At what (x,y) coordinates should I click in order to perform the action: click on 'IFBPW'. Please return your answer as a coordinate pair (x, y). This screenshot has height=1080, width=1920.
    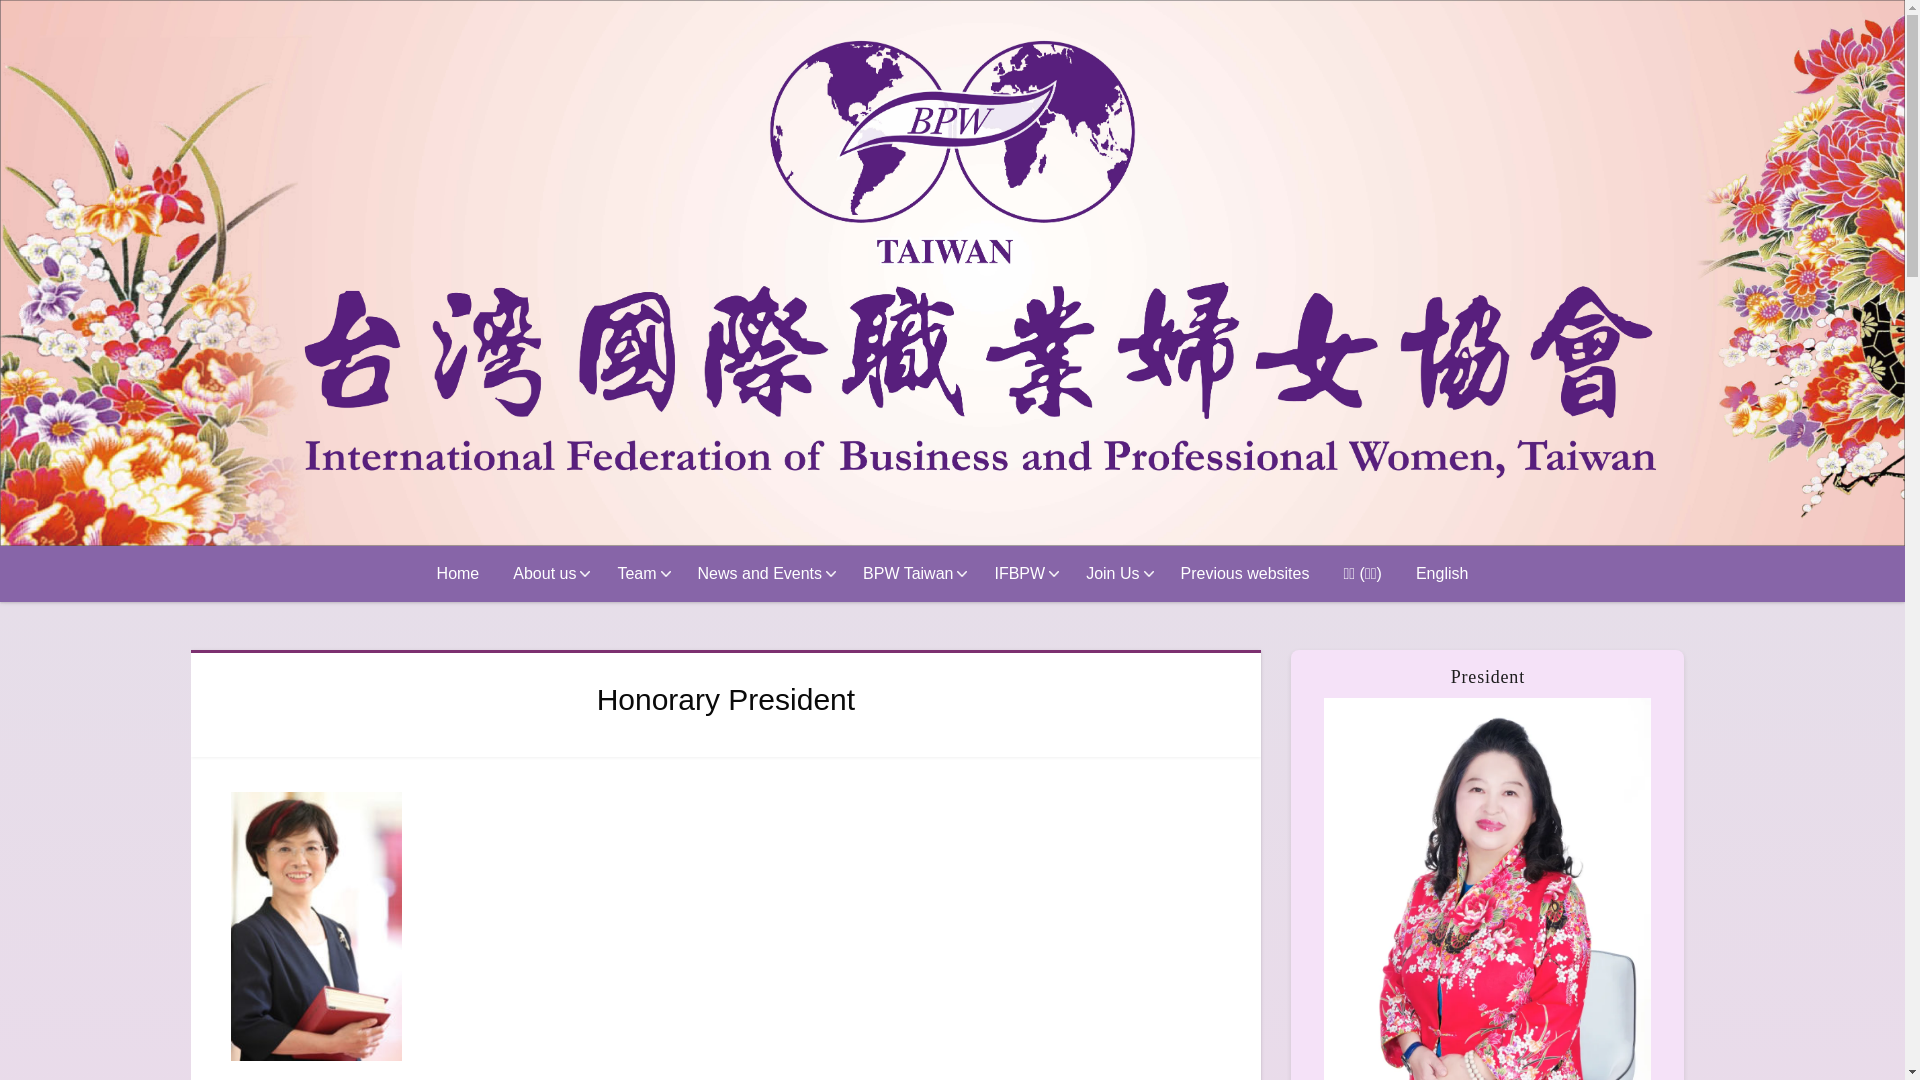
    Looking at the image, I should click on (1022, 574).